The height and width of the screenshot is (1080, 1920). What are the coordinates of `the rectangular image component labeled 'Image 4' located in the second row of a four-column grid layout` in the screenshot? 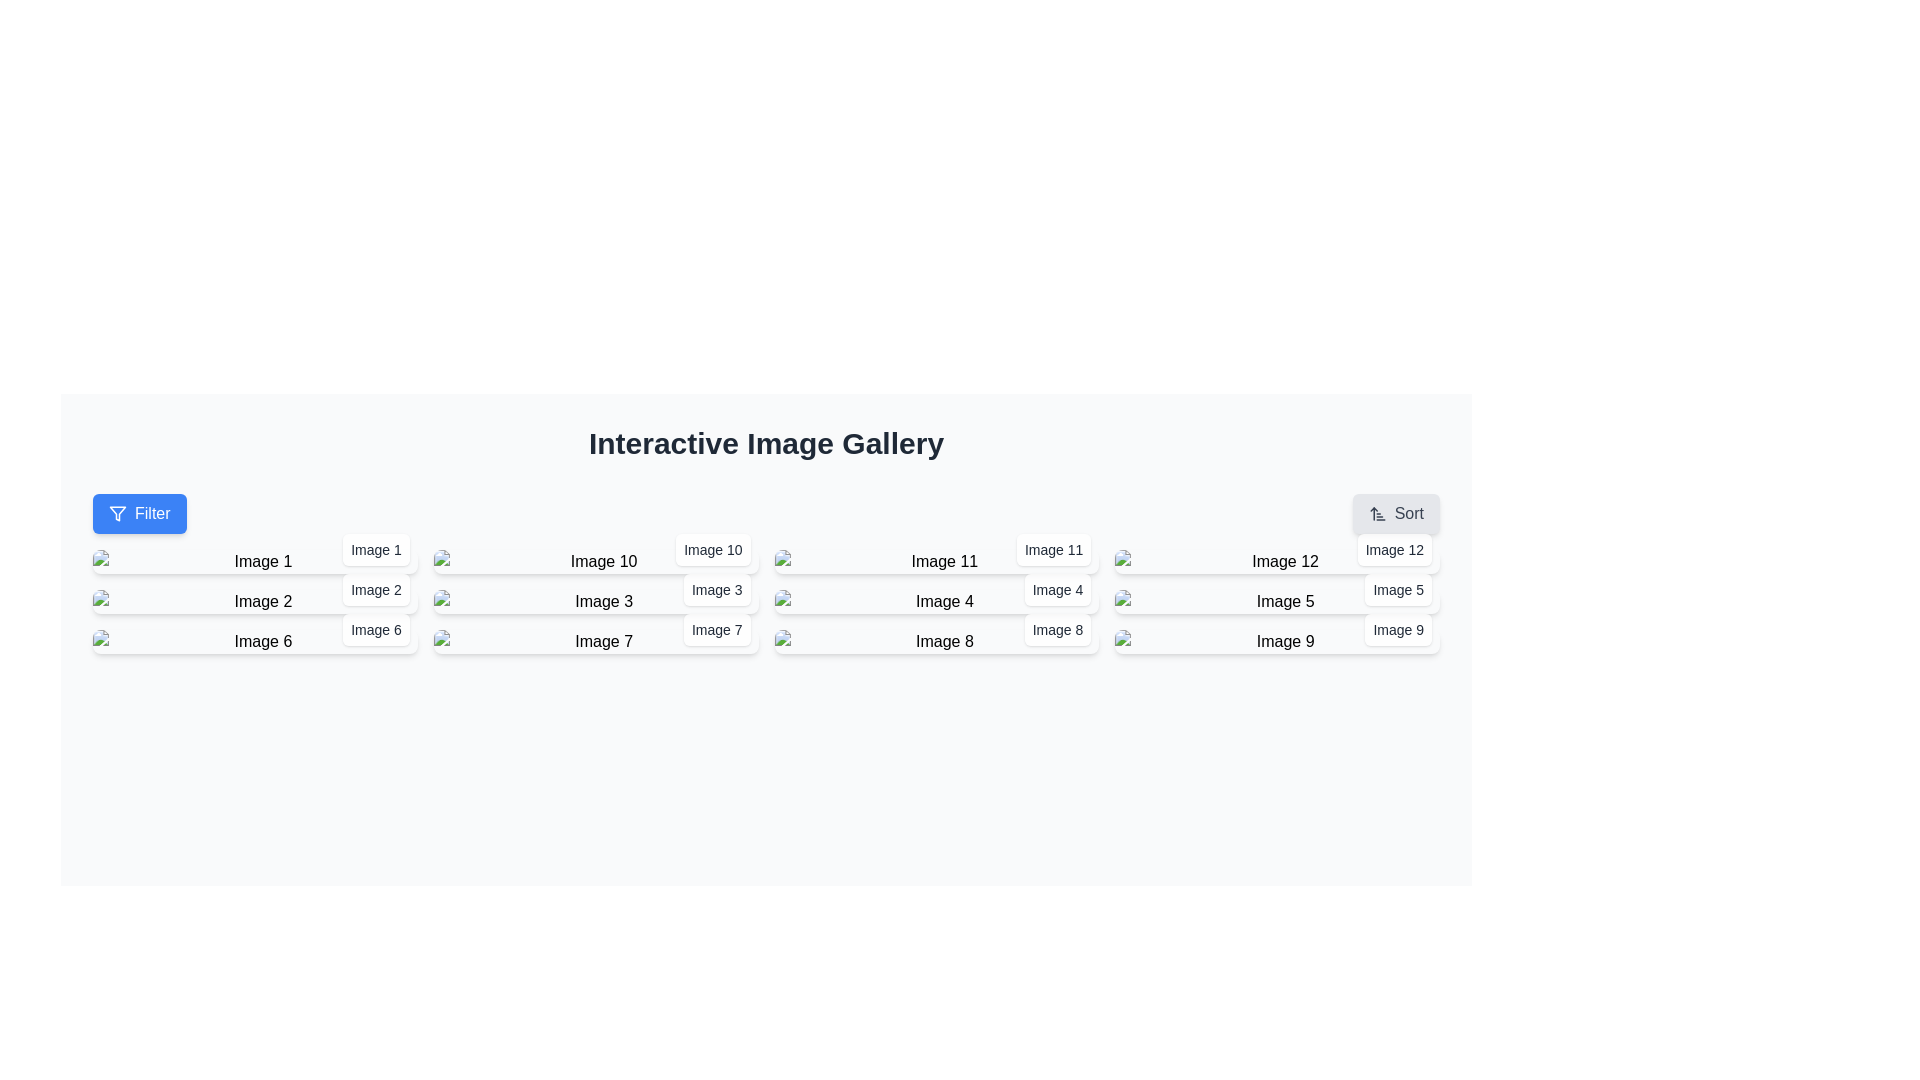 It's located at (935, 600).